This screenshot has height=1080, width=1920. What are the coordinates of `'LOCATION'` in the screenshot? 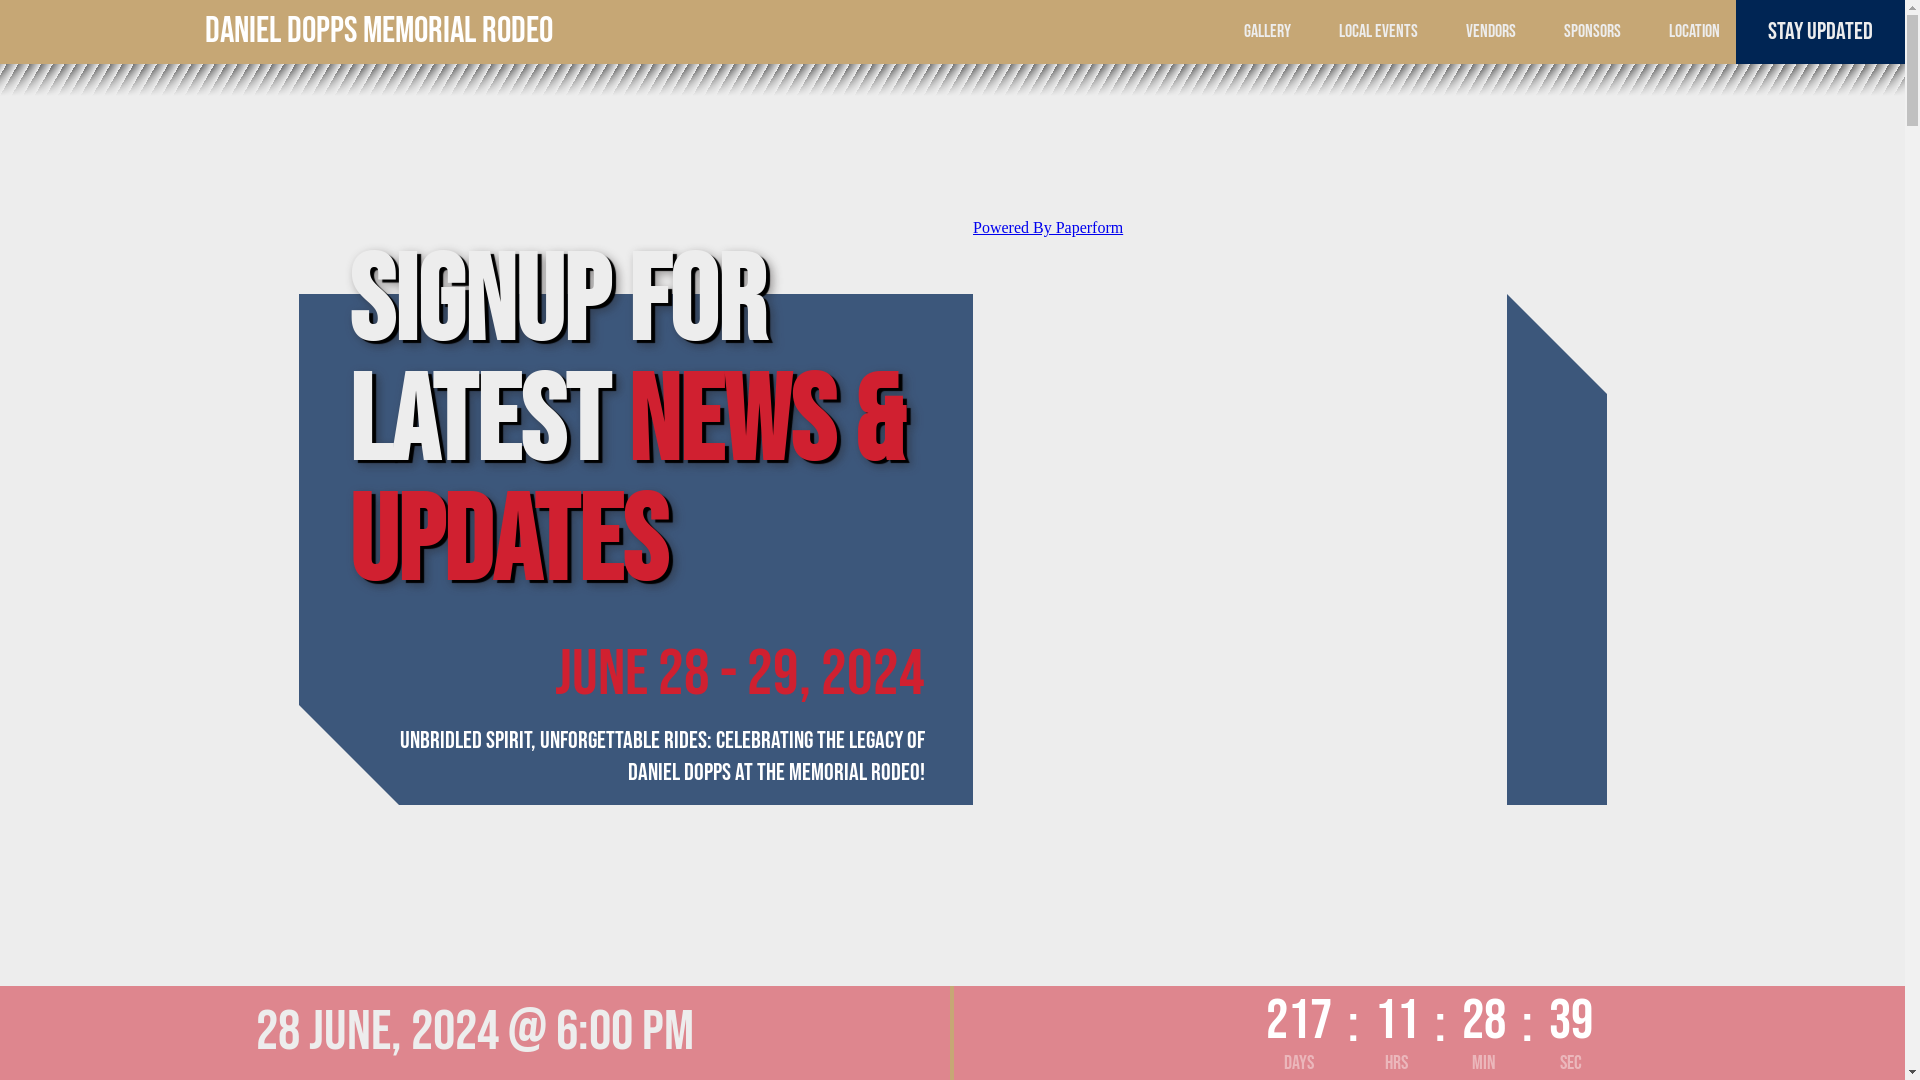 It's located at (1693, 31).